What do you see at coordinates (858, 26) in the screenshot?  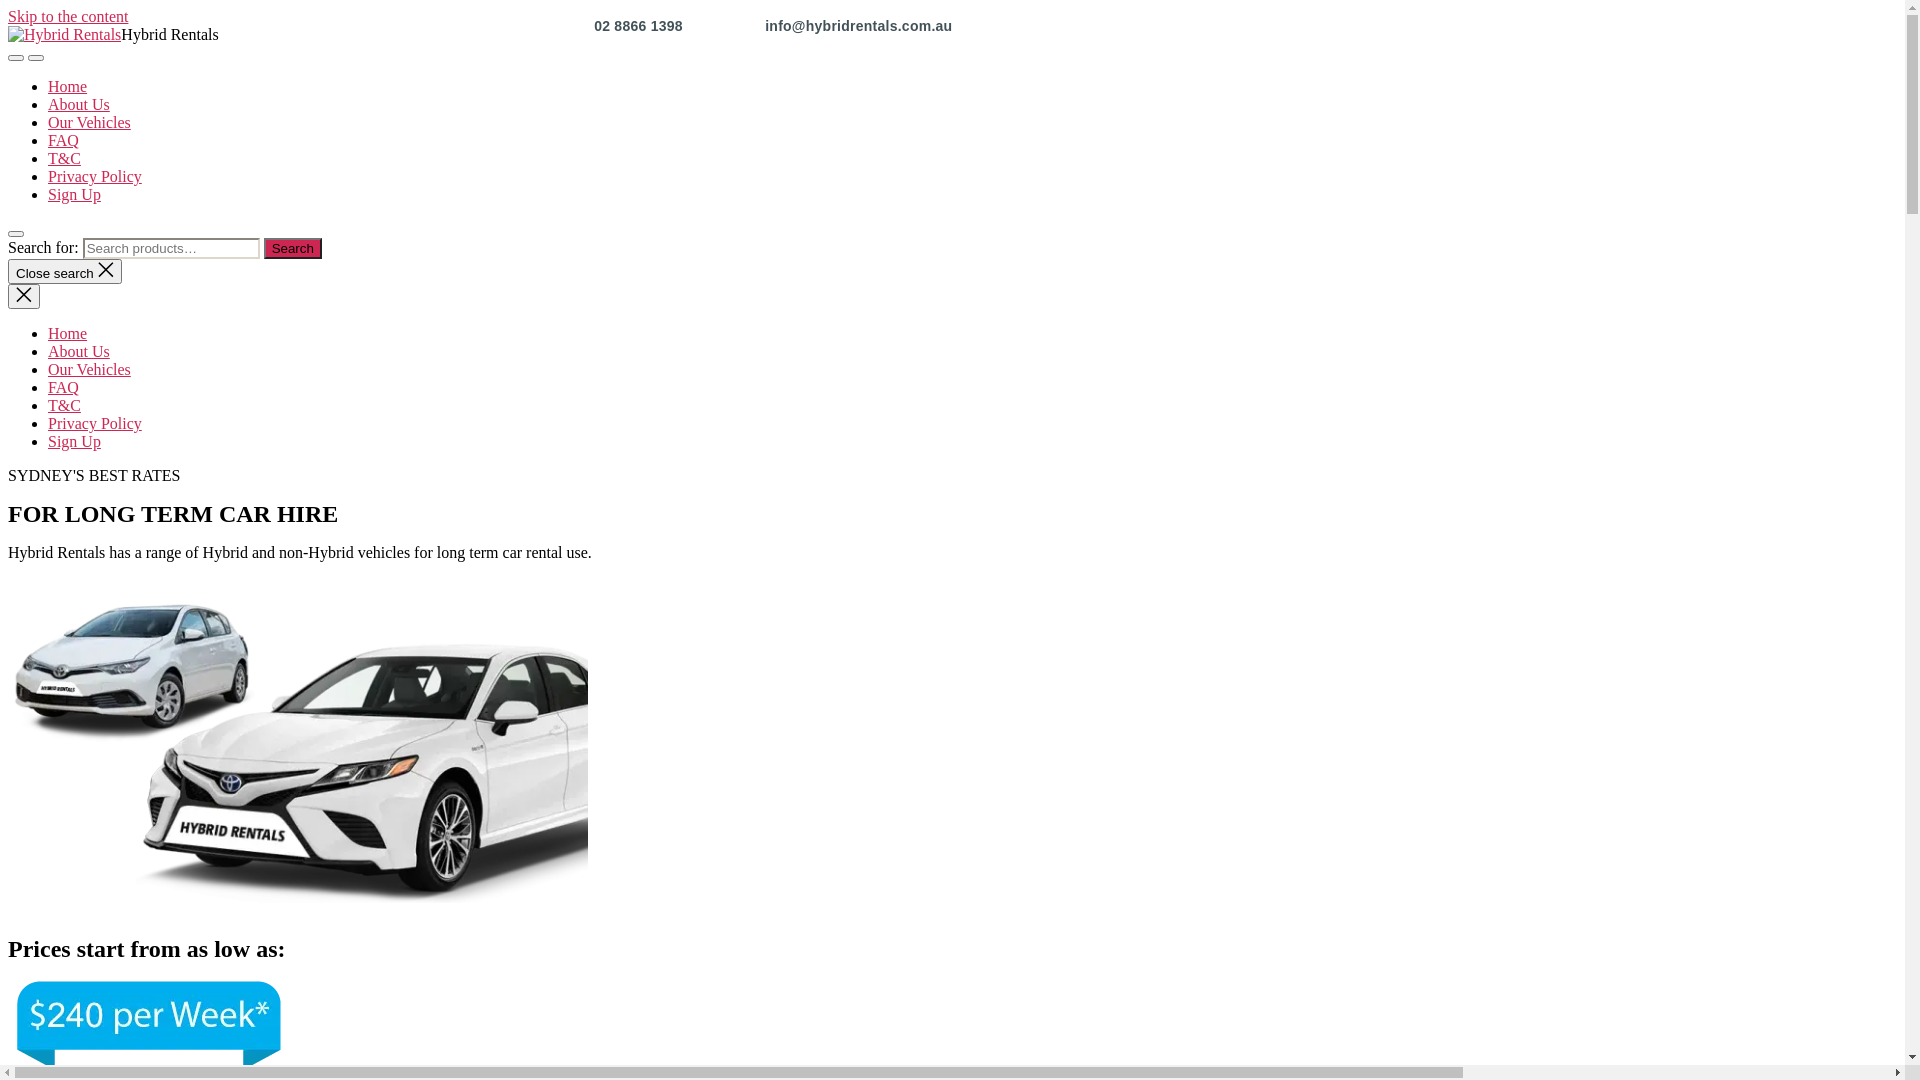 I see `'info@hybridrentals.com.au'` at bounding box center [858, 26].